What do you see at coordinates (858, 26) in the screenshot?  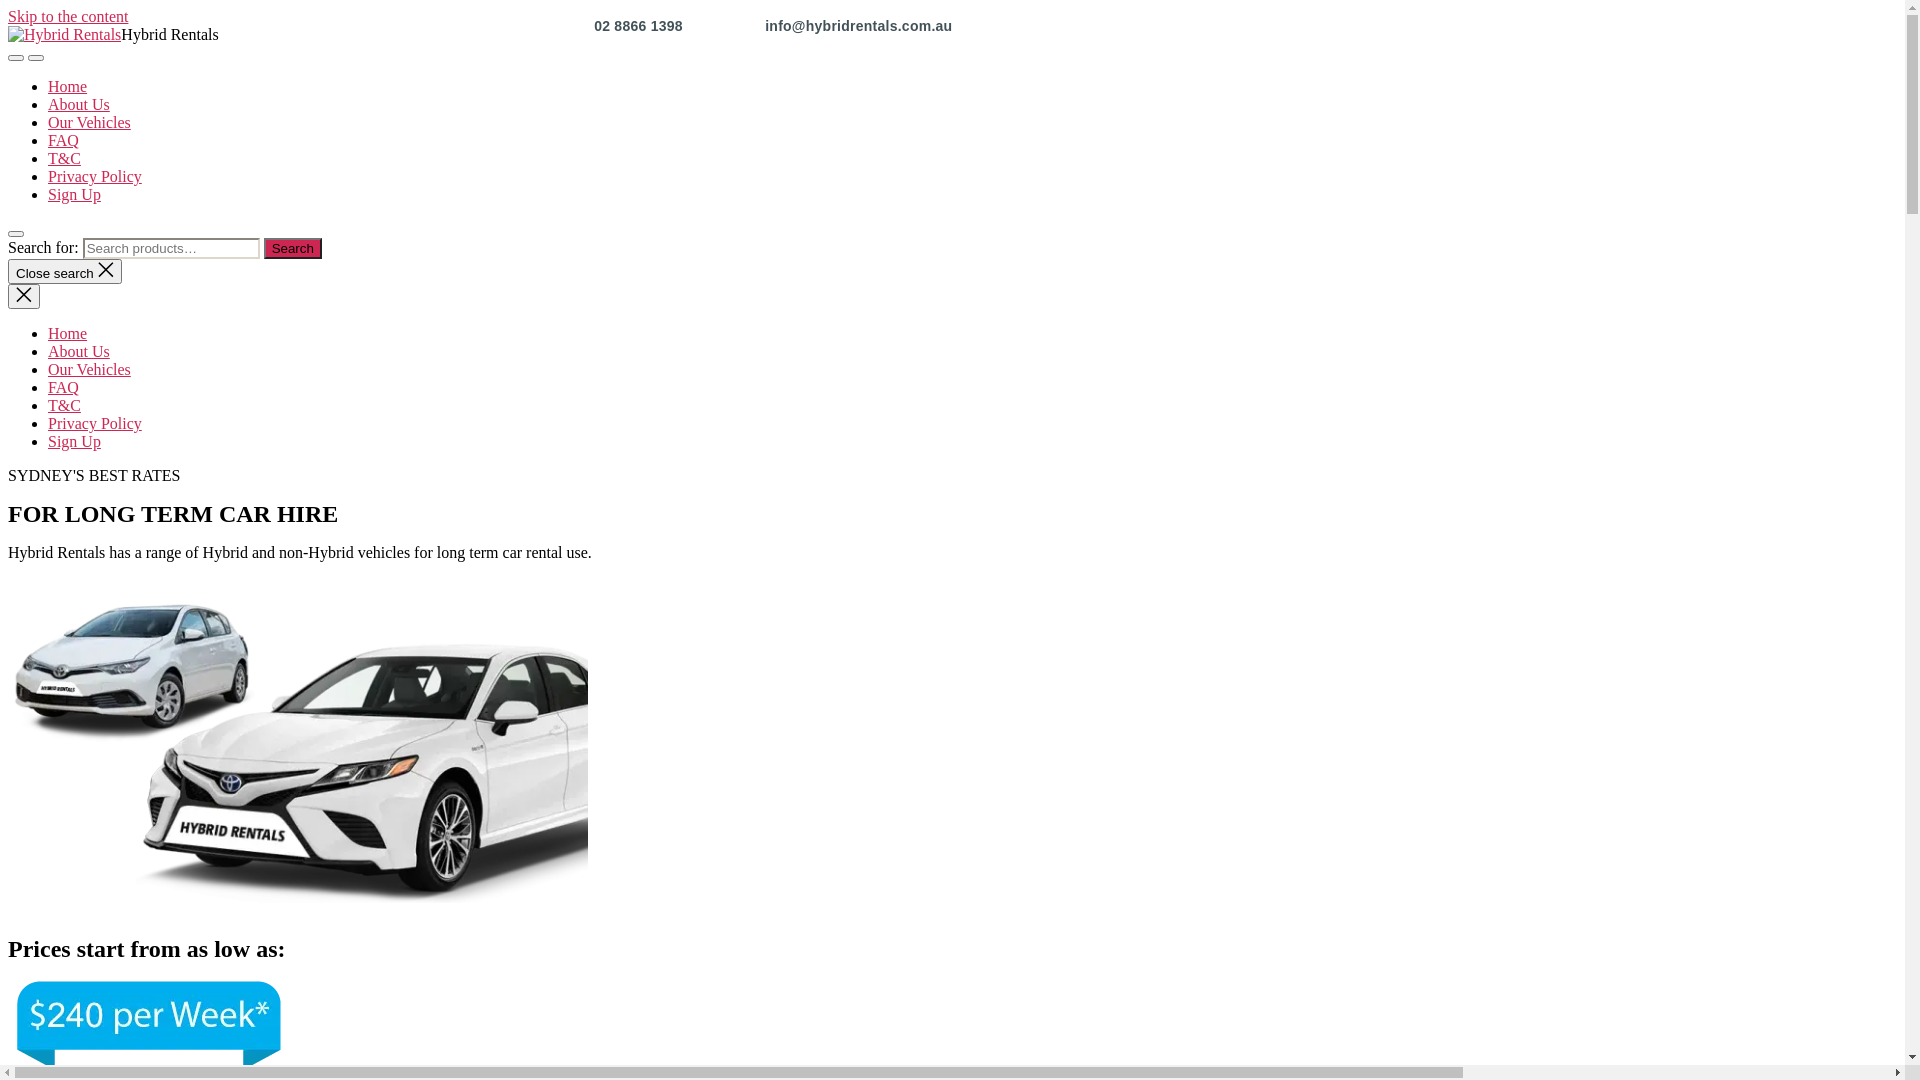 I see `'info@hybridrentals.com.au'` at bounding box center [858, 26].